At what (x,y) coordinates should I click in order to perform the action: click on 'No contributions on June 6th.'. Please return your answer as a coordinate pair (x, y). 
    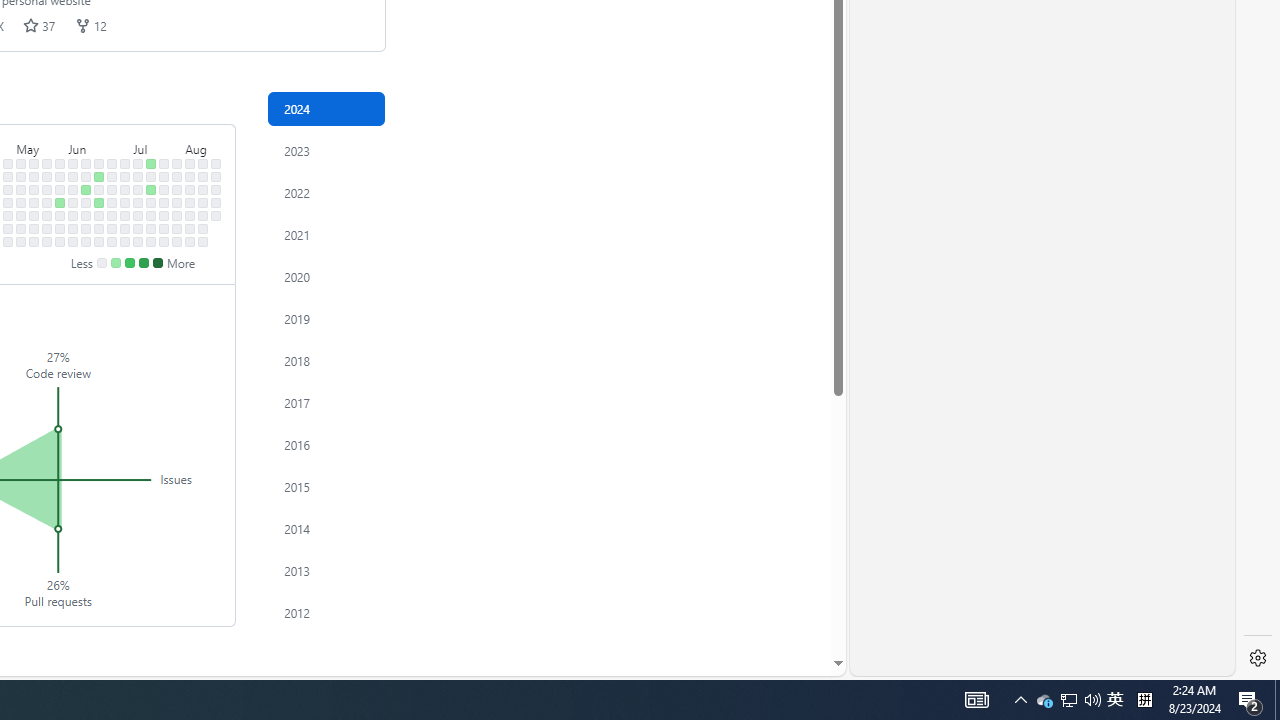
    Looking at the image, I should click on (73, 215).